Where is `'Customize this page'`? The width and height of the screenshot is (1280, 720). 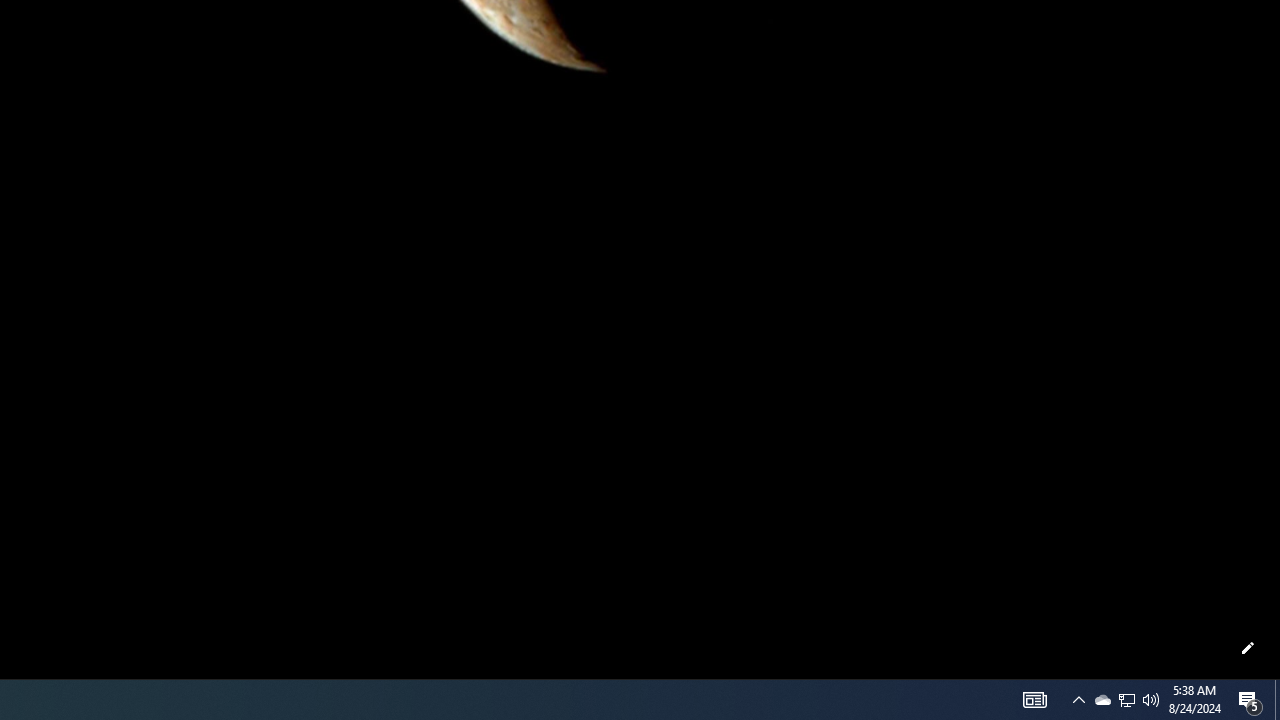
'Customize this page' is located at coordinates (1247, 648).